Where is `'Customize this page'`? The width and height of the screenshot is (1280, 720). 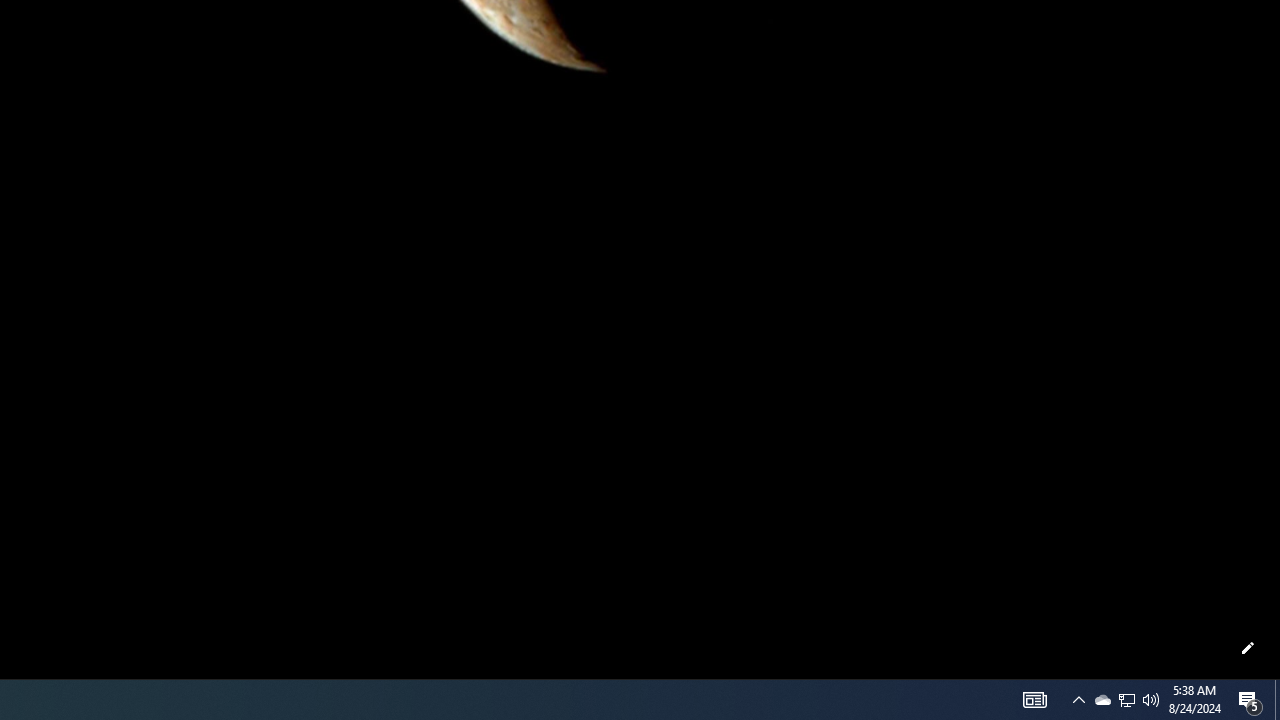
'Customize this page' is located at coordinates (1247, 648).